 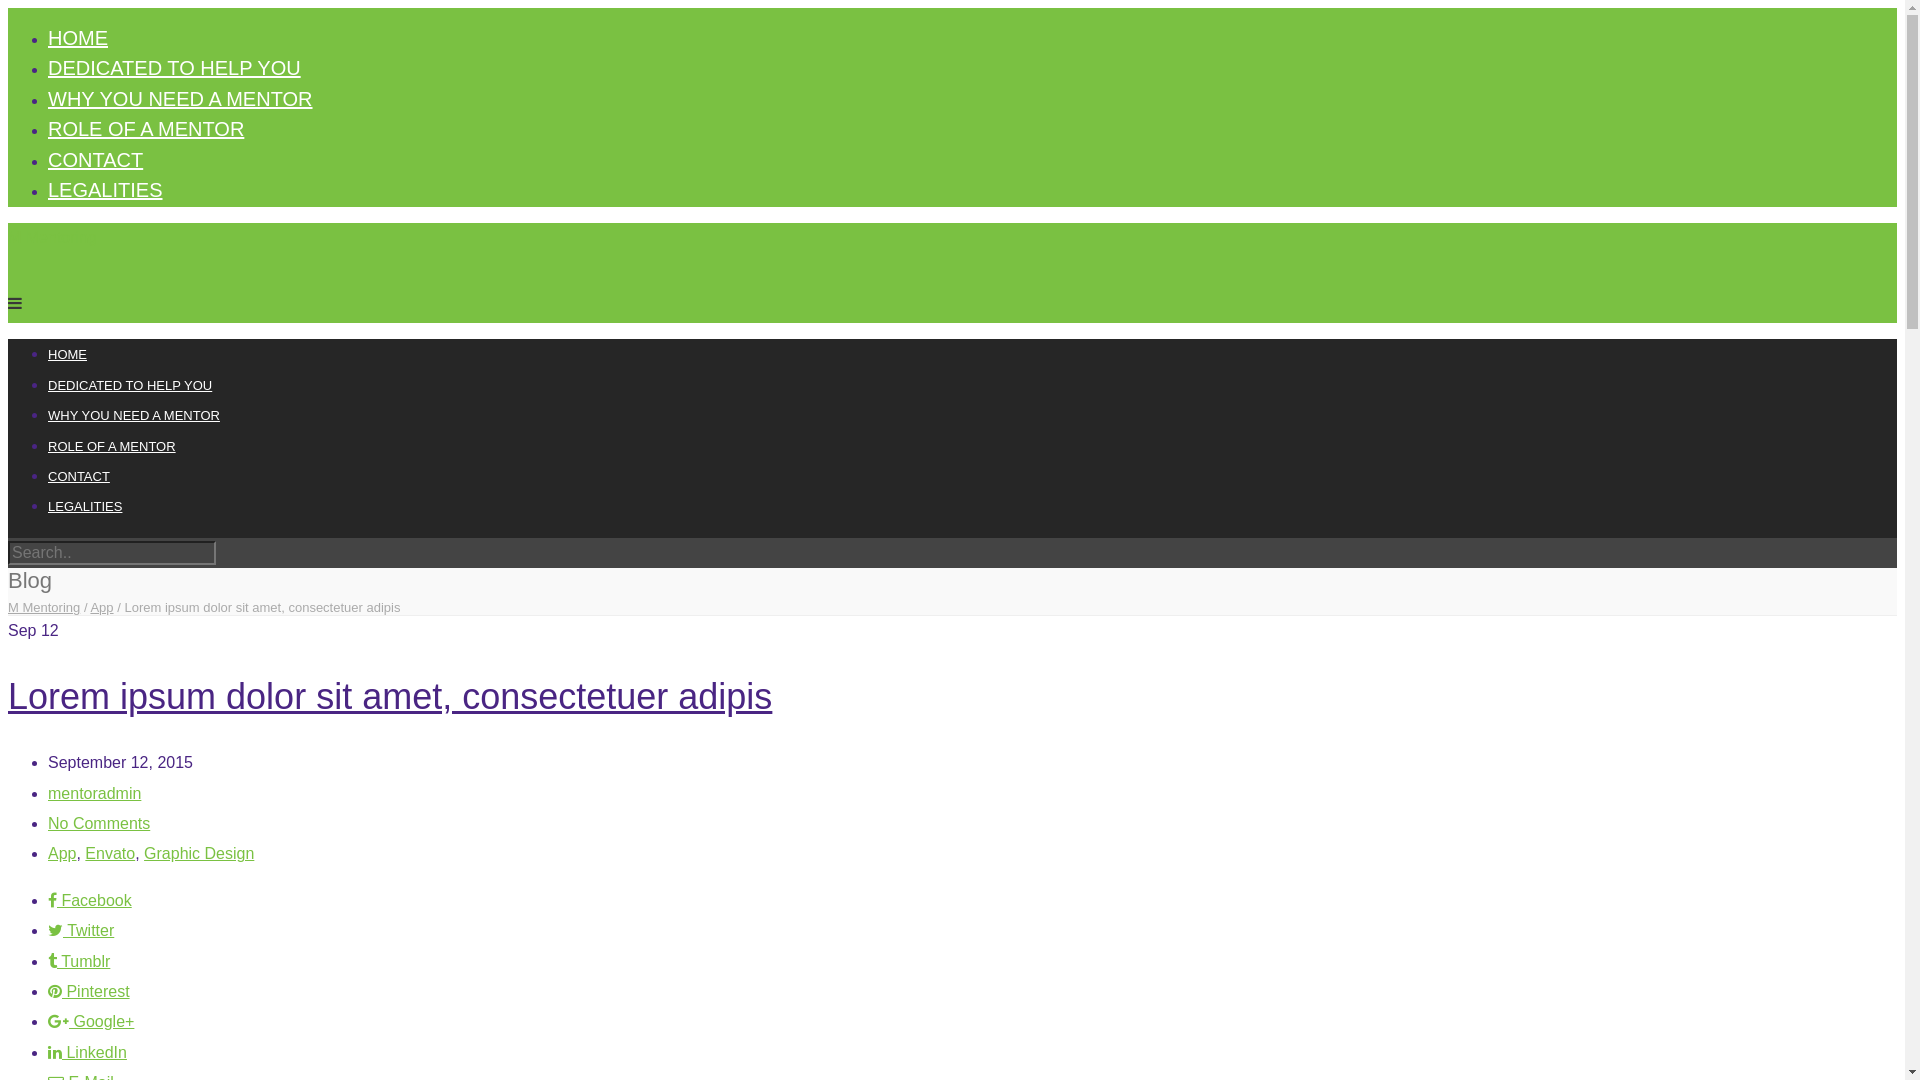 What do you see at coordinates (110, 445) in the screenshot?
I see `'ROLE OF A MENTOR'` at bounding box center [110, 445].